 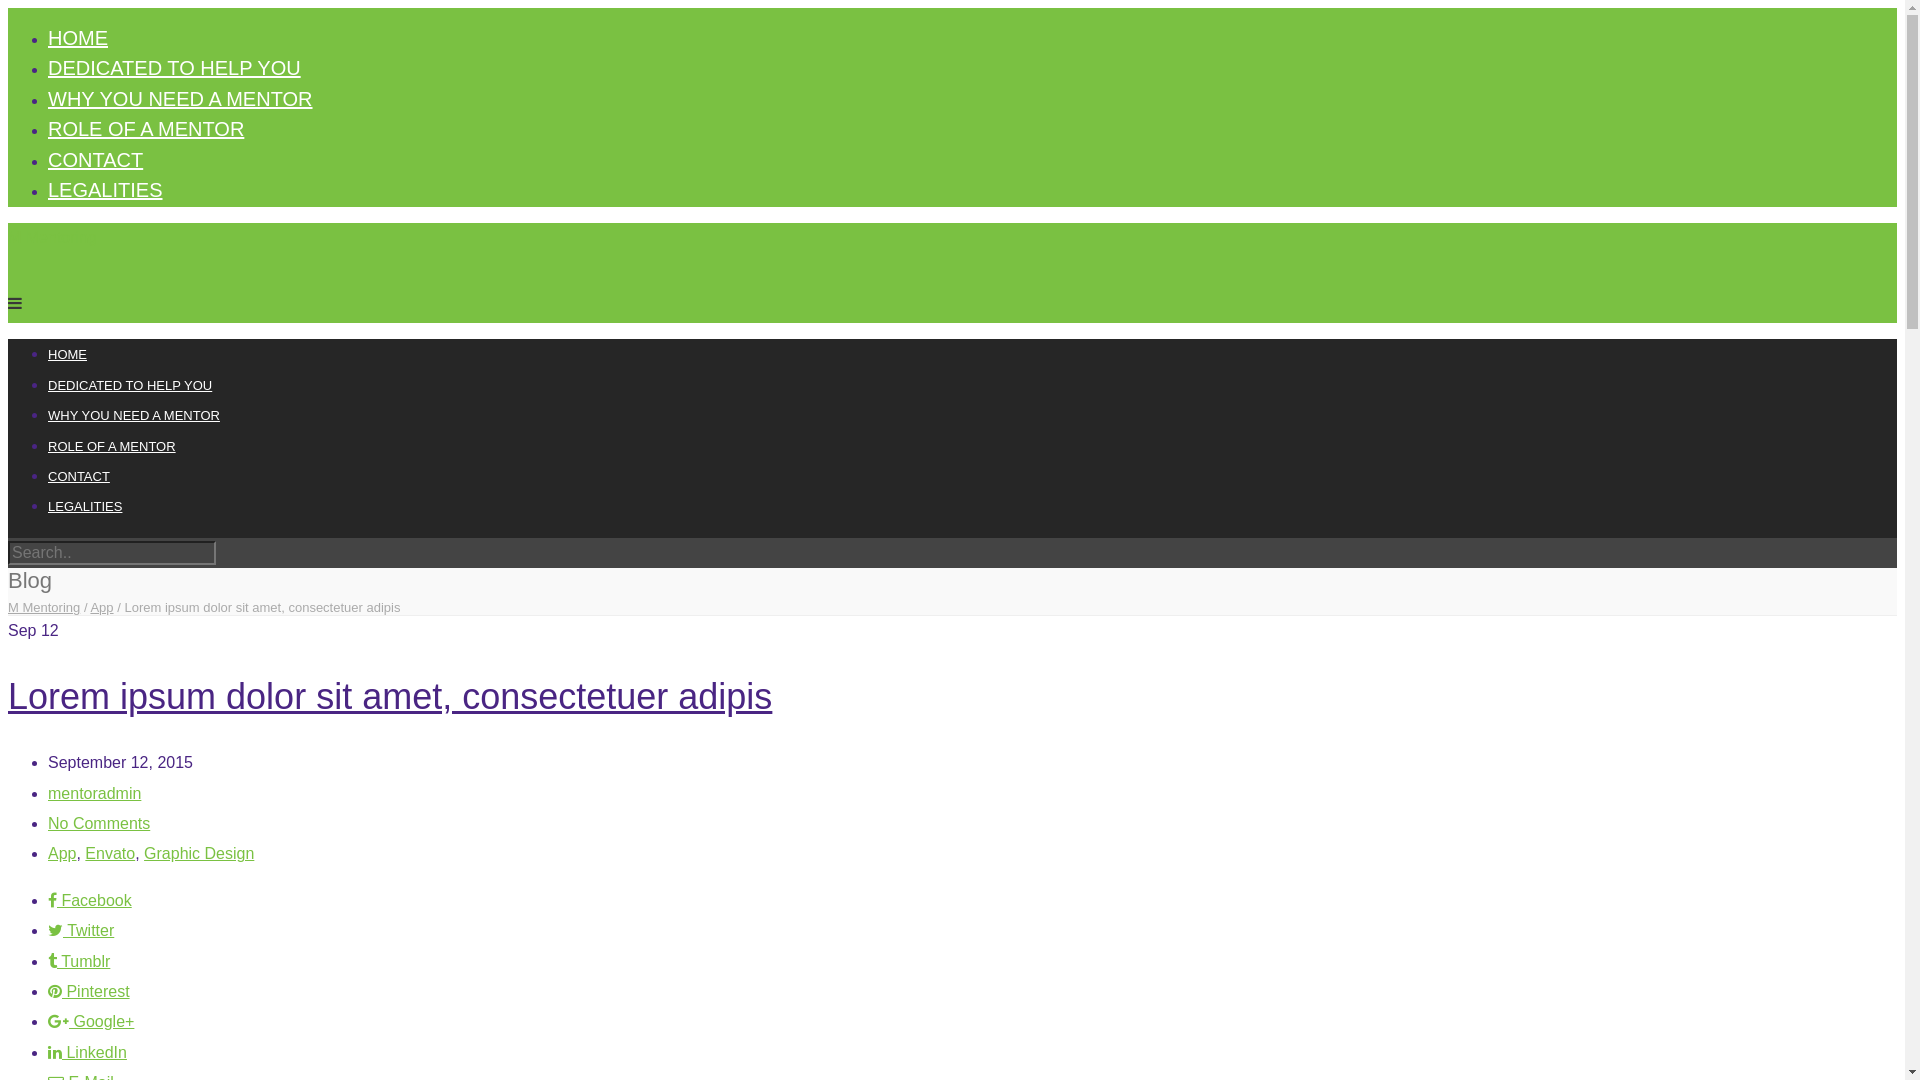 What do you see at coordinates (110, 445) in the screenshot?
I see `'ROLE OF A MENTOR'` at bounding box center [110, 445].